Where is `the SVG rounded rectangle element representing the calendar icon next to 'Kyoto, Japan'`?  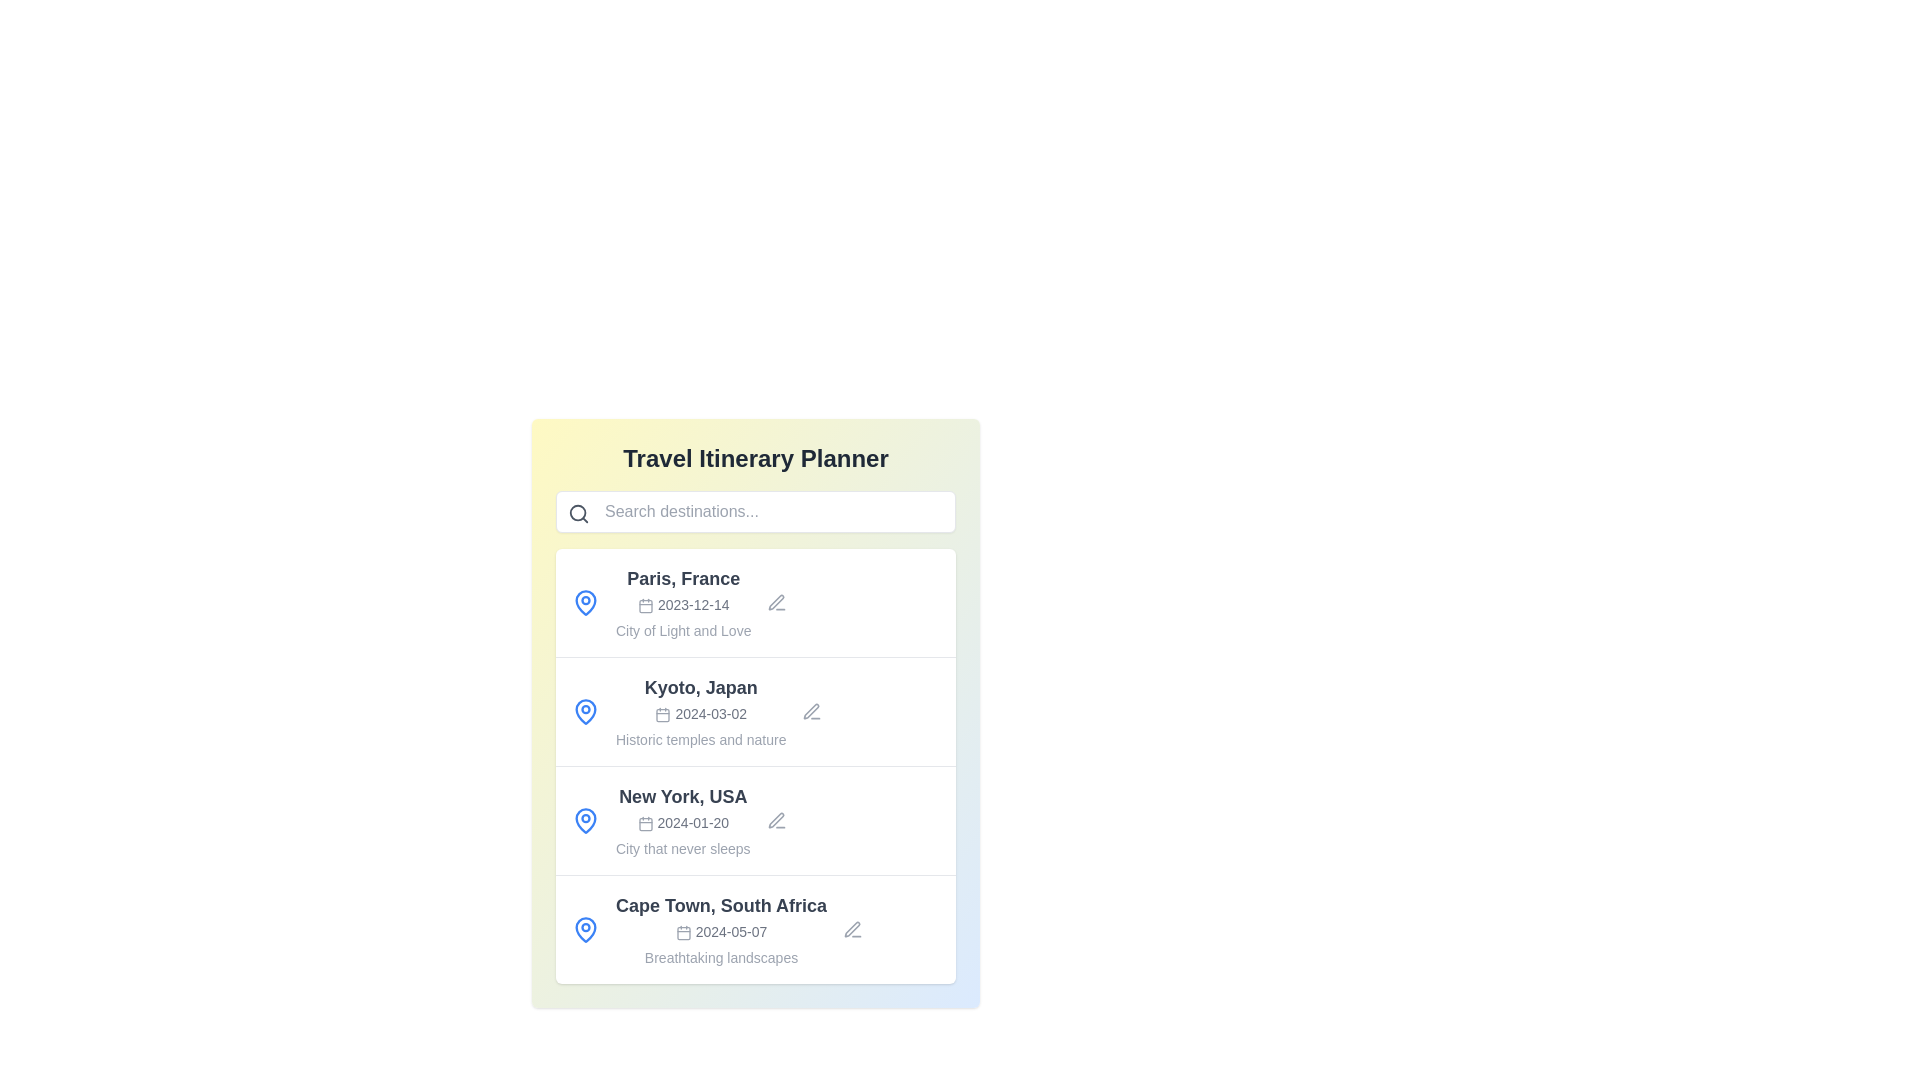
the SVG rounded rectangle element representing the calendar icon next to 'Kyoto, Japan' is located at coordinates (663, 714).